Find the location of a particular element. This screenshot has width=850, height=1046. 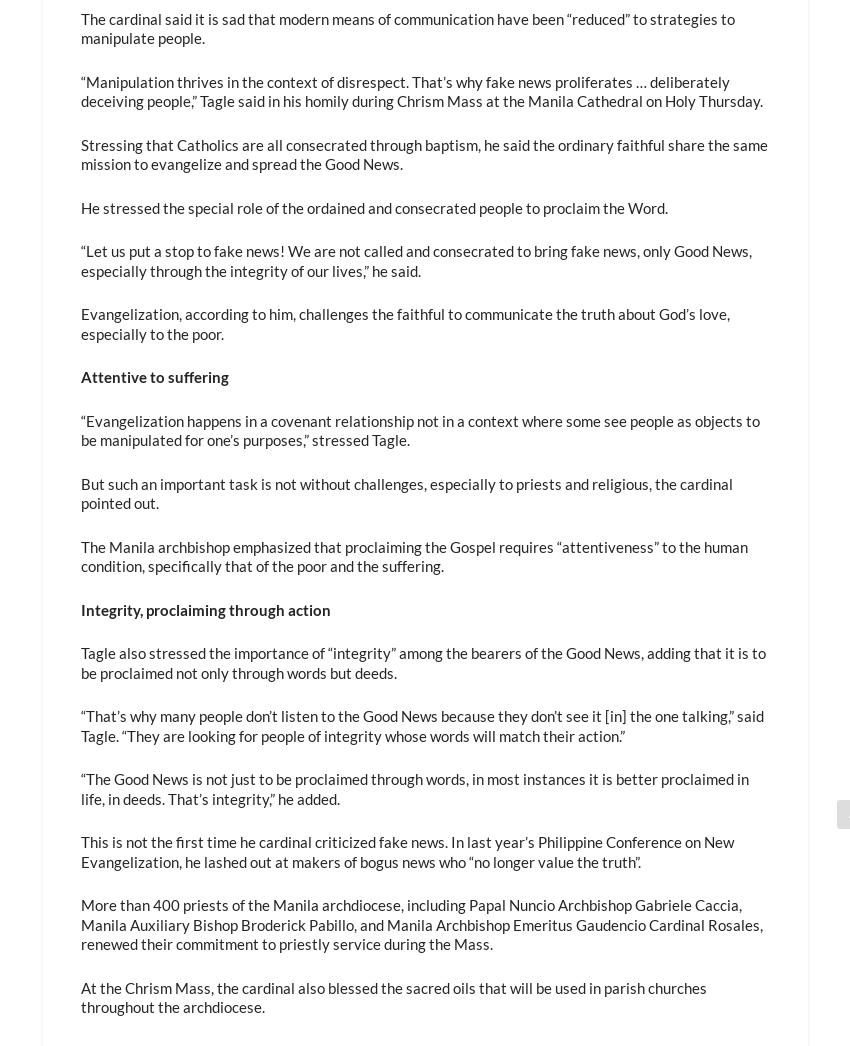

'Evangelization, according to him, challenges the faithful to communicate the truth about God’s love, especially to the poor.' is located at coordinates (404, 322).